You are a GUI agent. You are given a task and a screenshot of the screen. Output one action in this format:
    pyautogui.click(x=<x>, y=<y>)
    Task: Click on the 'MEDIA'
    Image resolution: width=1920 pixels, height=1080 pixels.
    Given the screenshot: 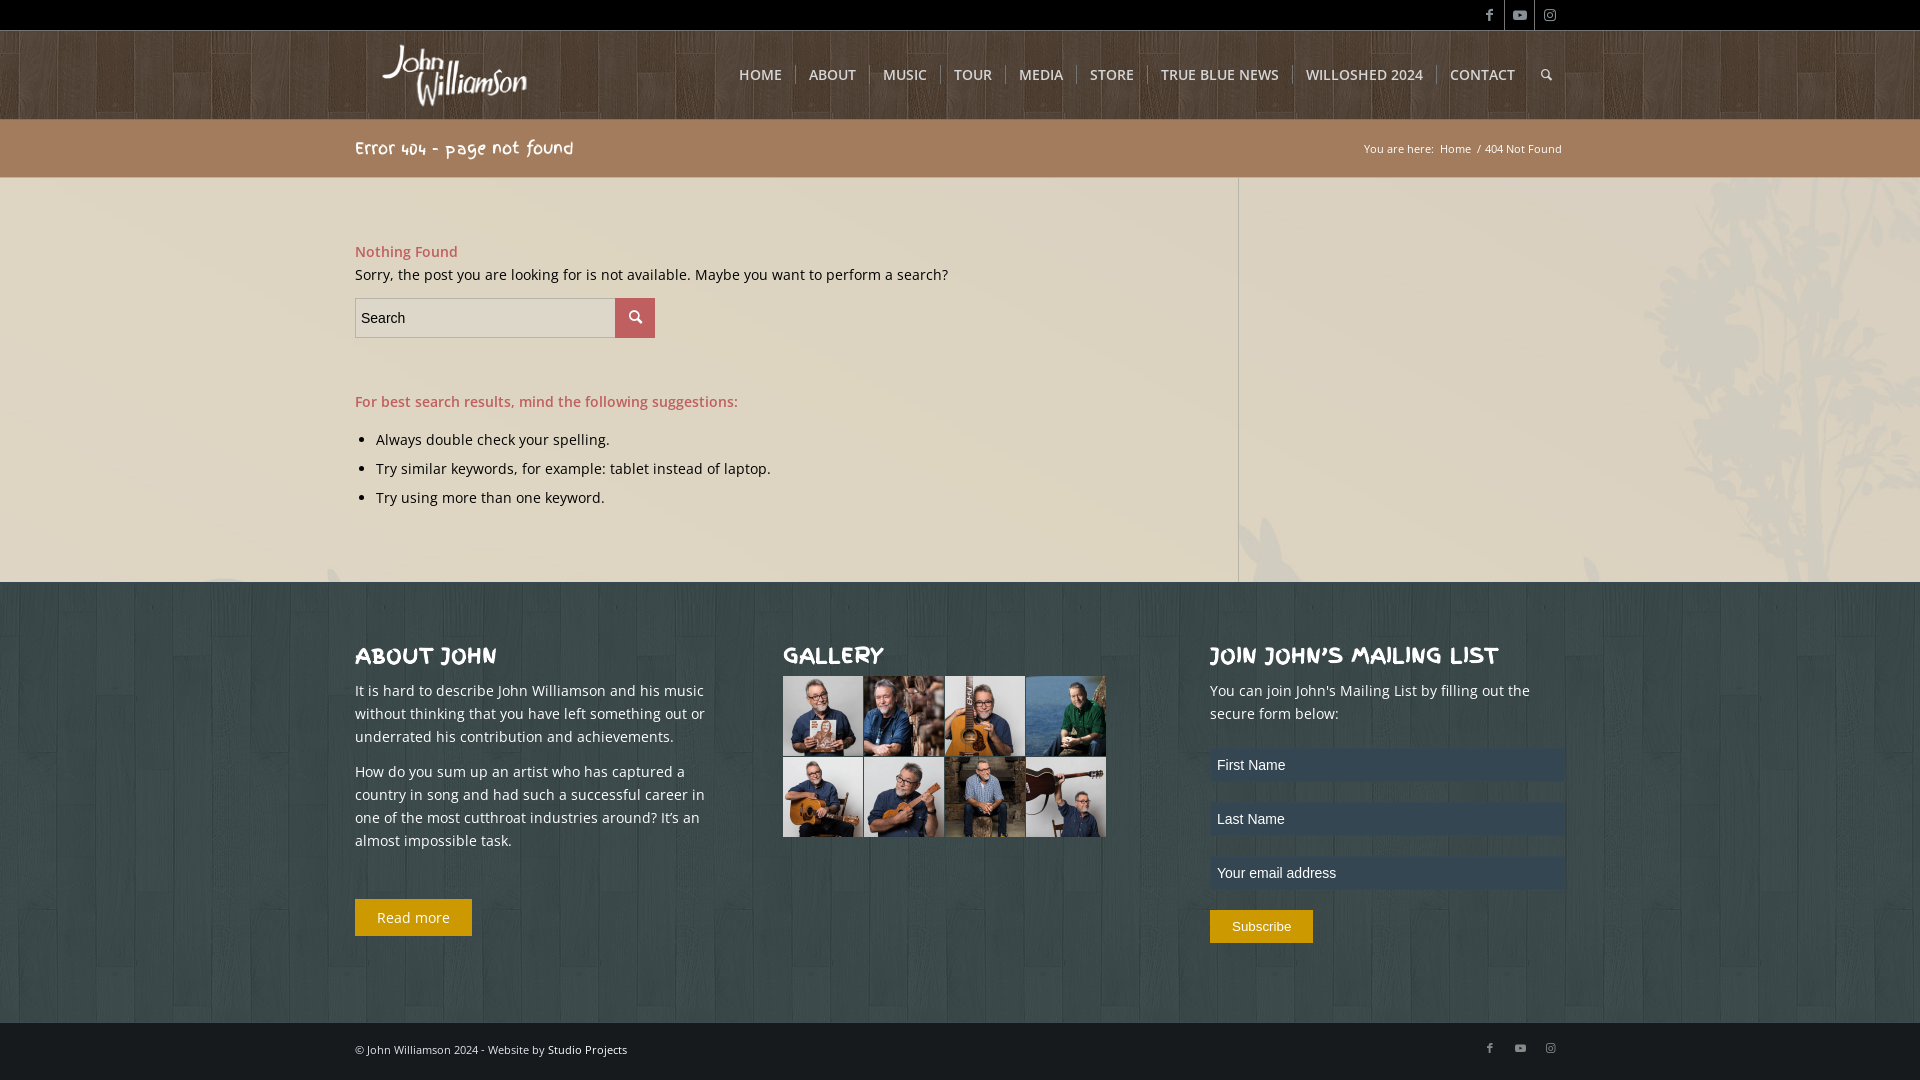 What is the action you would take?
    pyautogui.click(x=1040, y=73)
    